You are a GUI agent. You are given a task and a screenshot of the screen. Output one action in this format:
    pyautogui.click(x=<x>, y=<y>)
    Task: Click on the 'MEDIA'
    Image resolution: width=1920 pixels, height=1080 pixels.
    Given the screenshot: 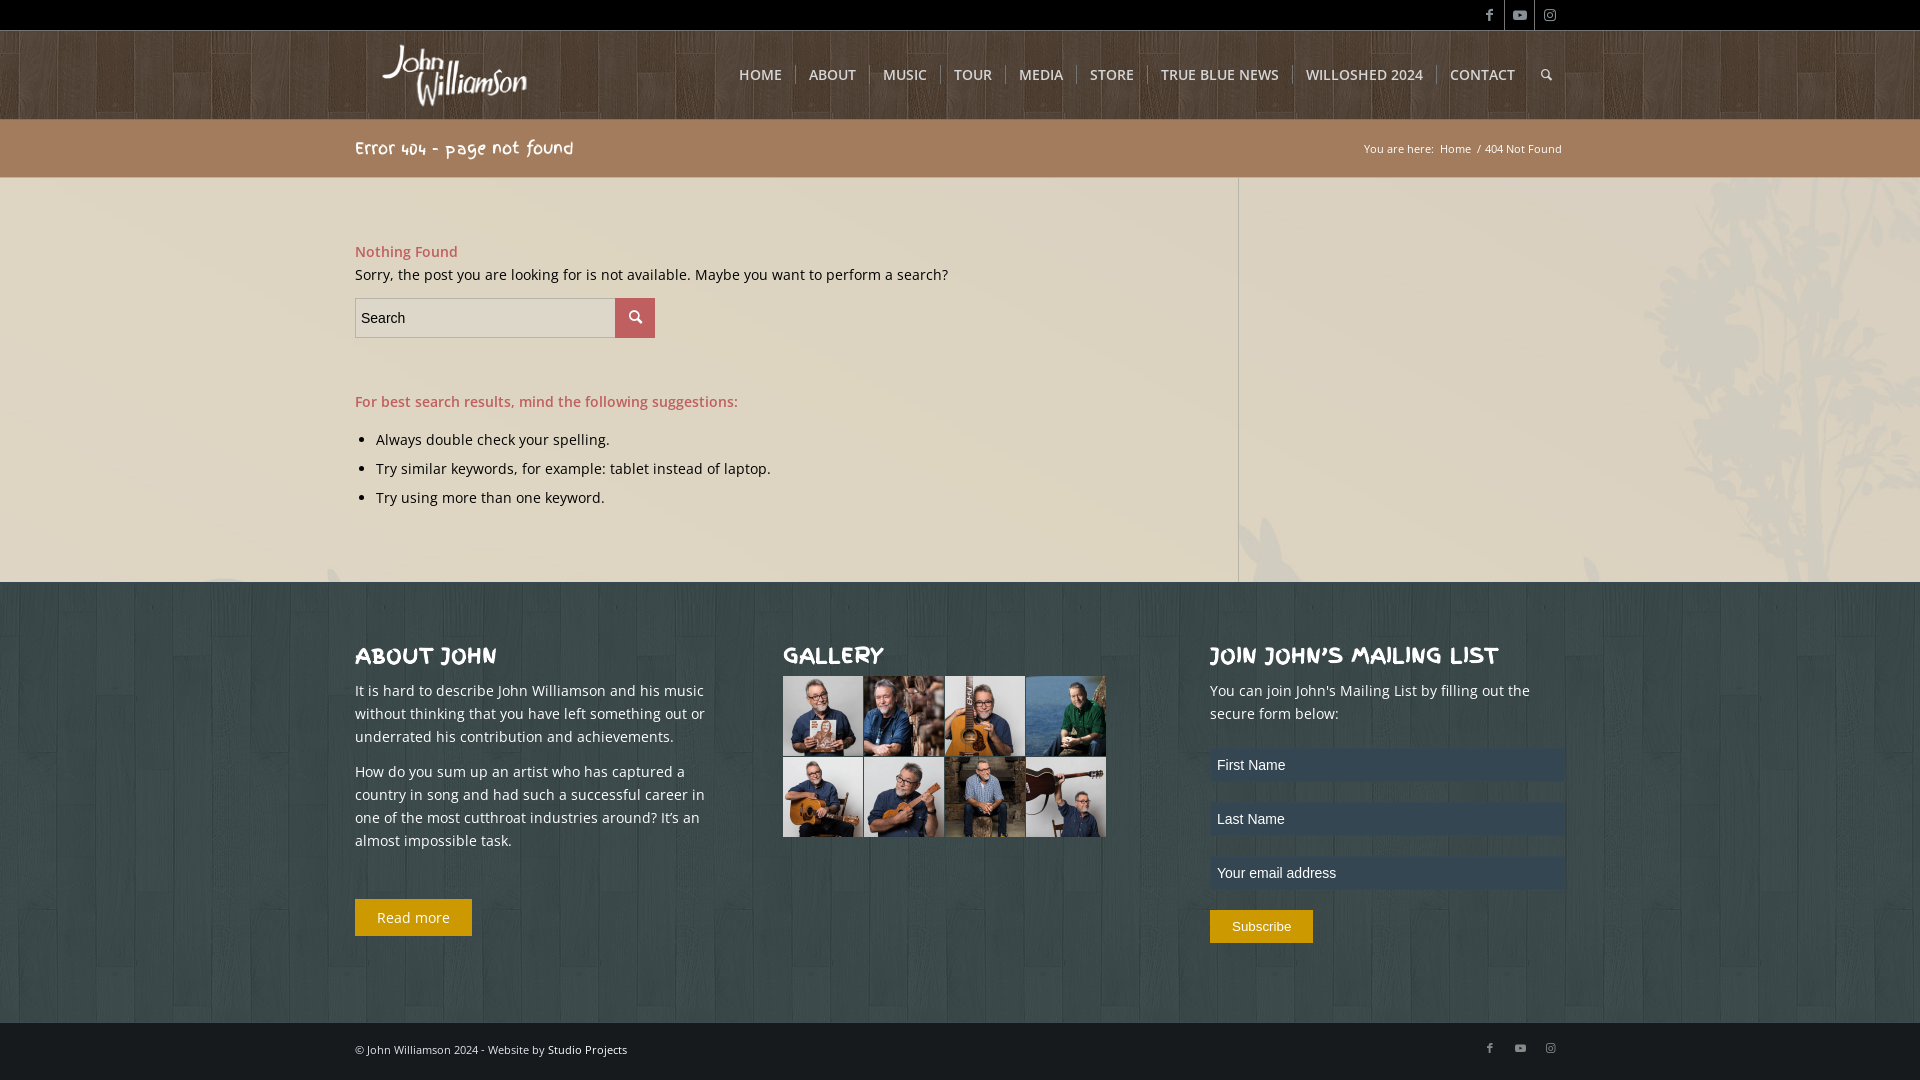 What is the action you would take?
    pyautogui.click(x=1040, y=73)
    